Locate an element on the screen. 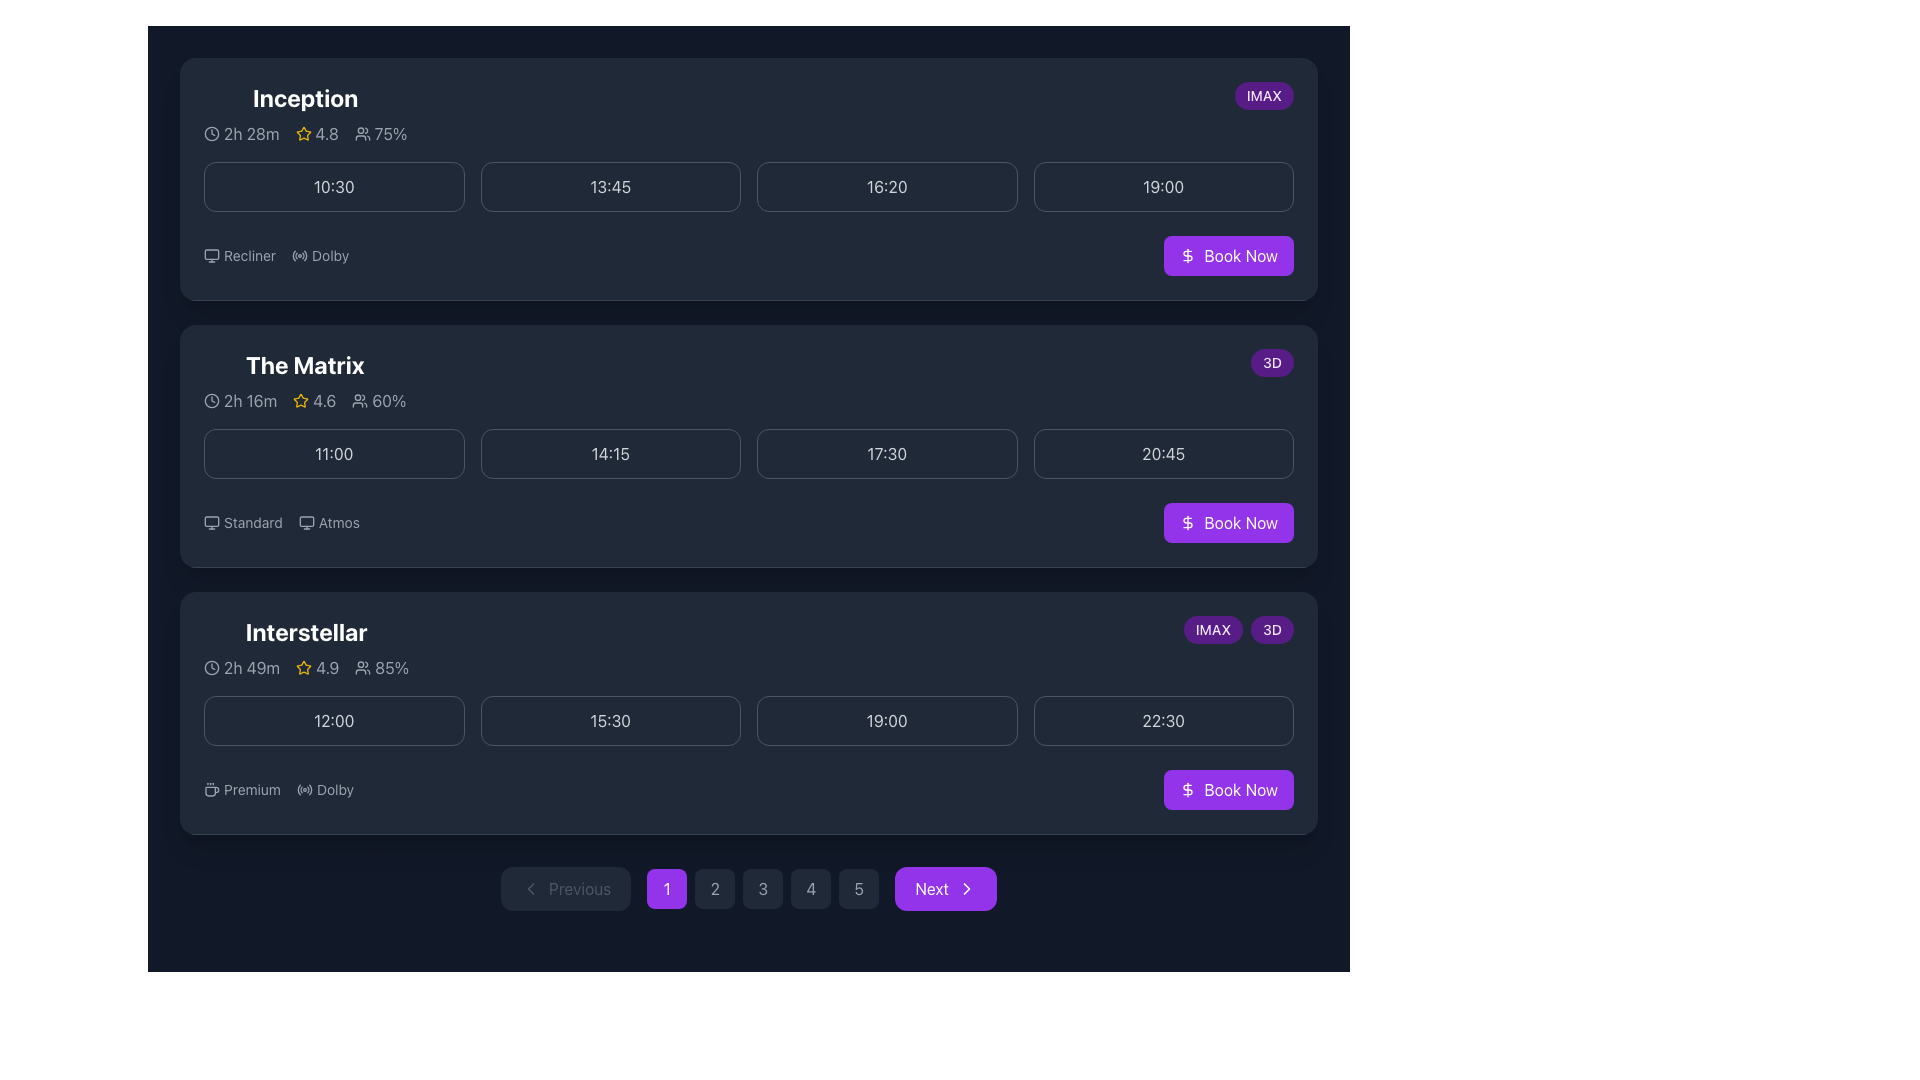 This screenshot has width=1920, height=1080. the button displaying the time '13:45' to change its border color is located at coordinates (609, 186).